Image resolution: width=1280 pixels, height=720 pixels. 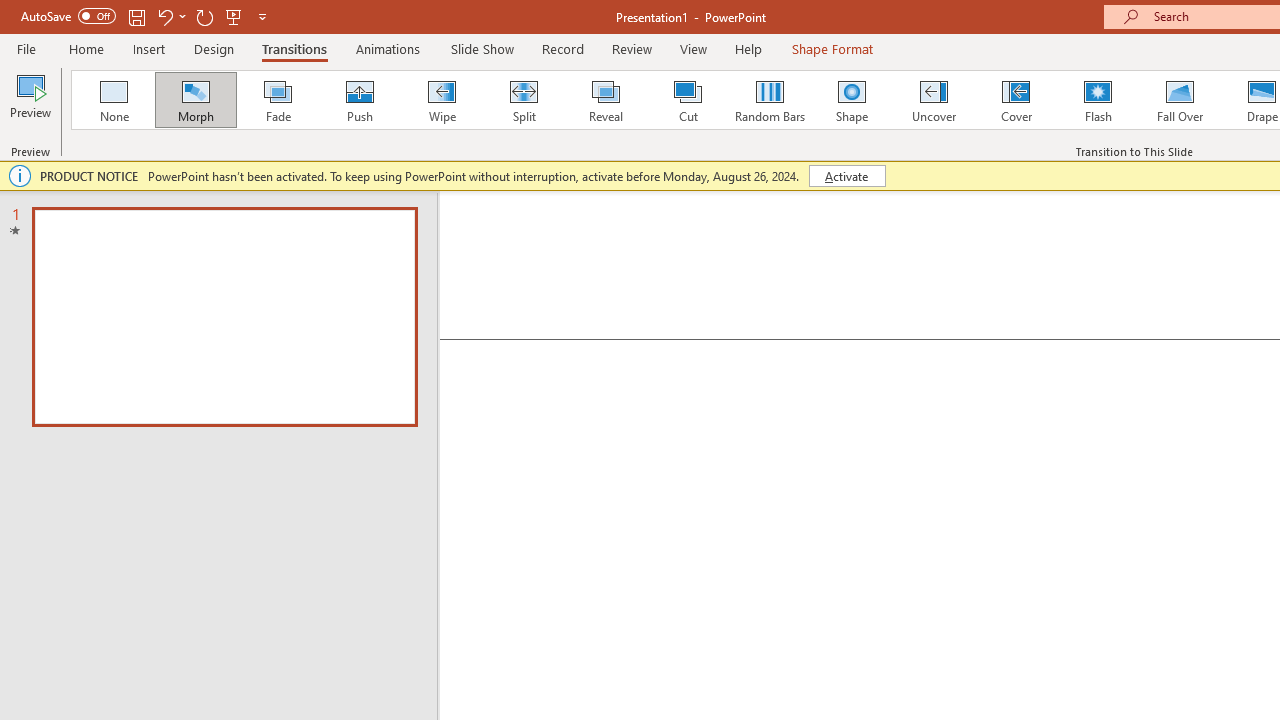 What do you see at coordinates (769, 100) in the screenshot?
I see `'Random Bars'` at bounding box center [769, 100].